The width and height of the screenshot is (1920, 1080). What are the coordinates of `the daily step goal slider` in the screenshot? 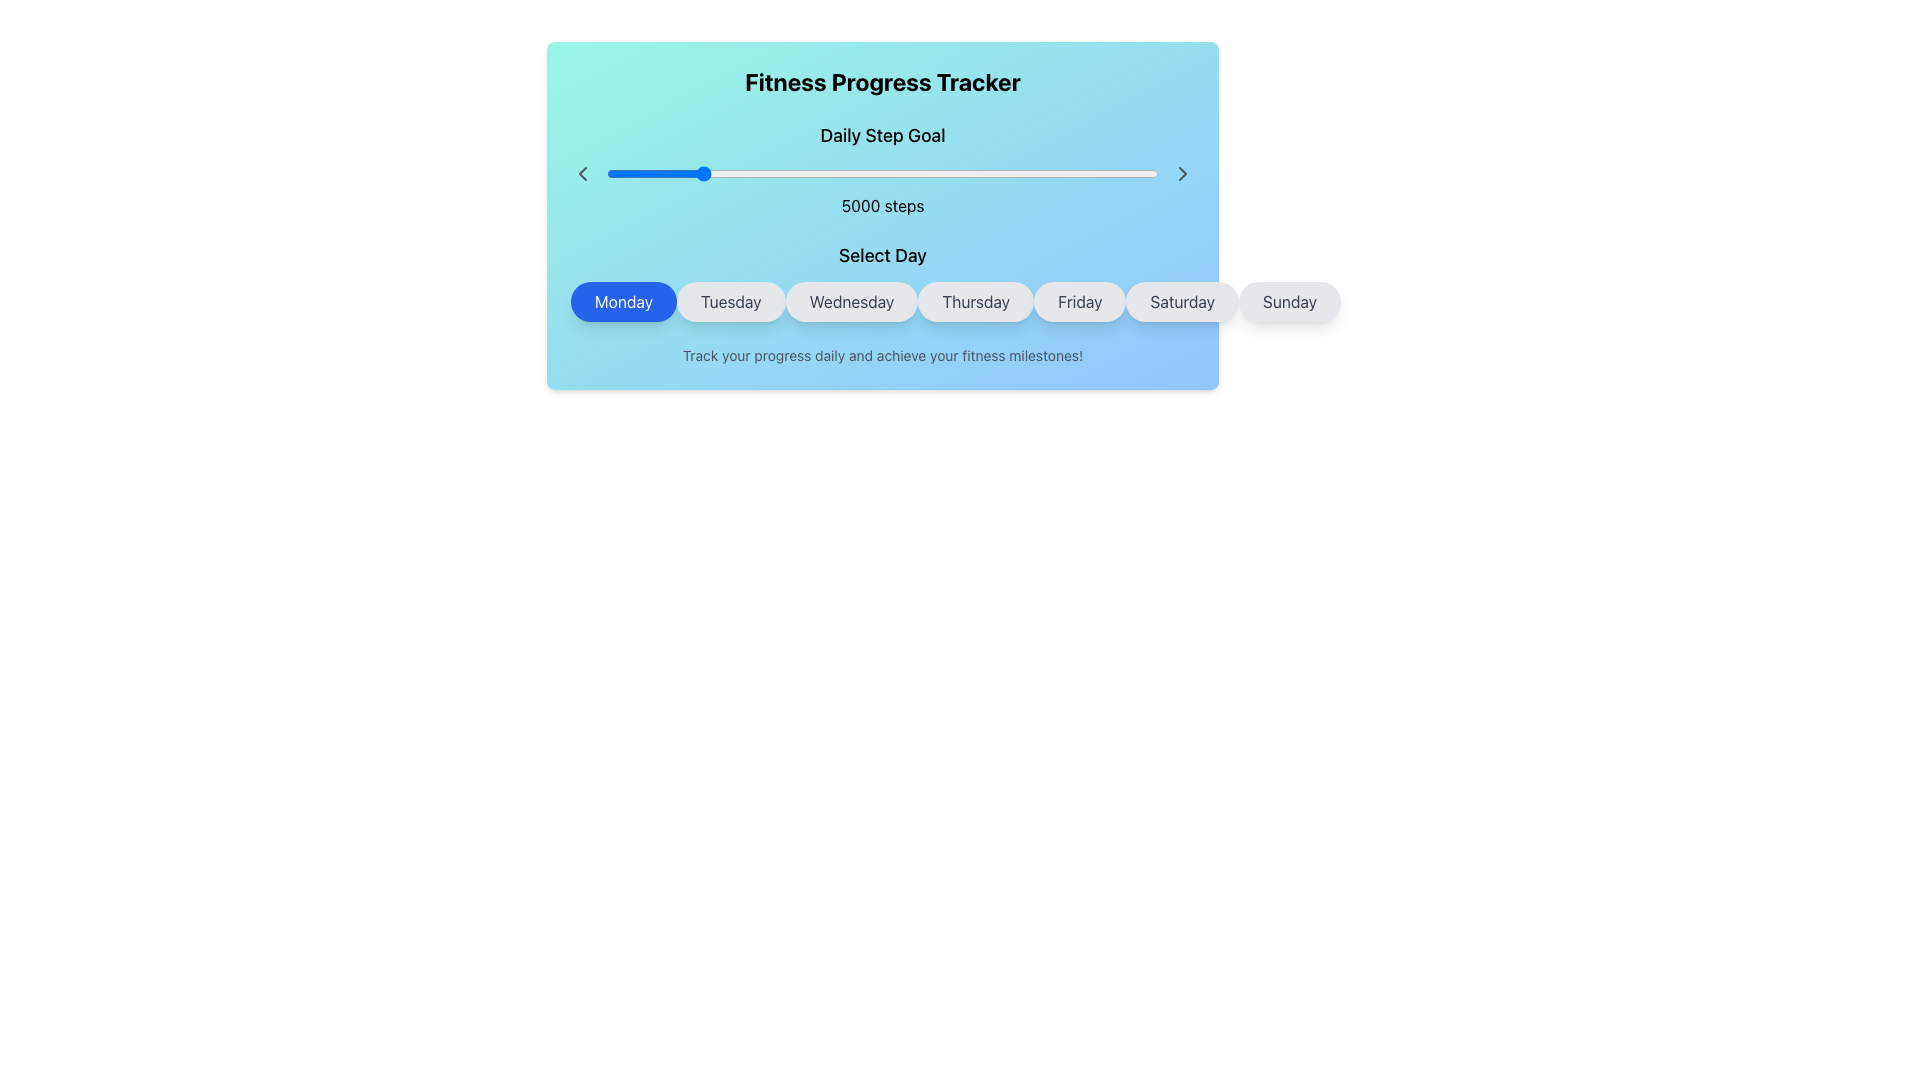 It's located at (1107, 172).